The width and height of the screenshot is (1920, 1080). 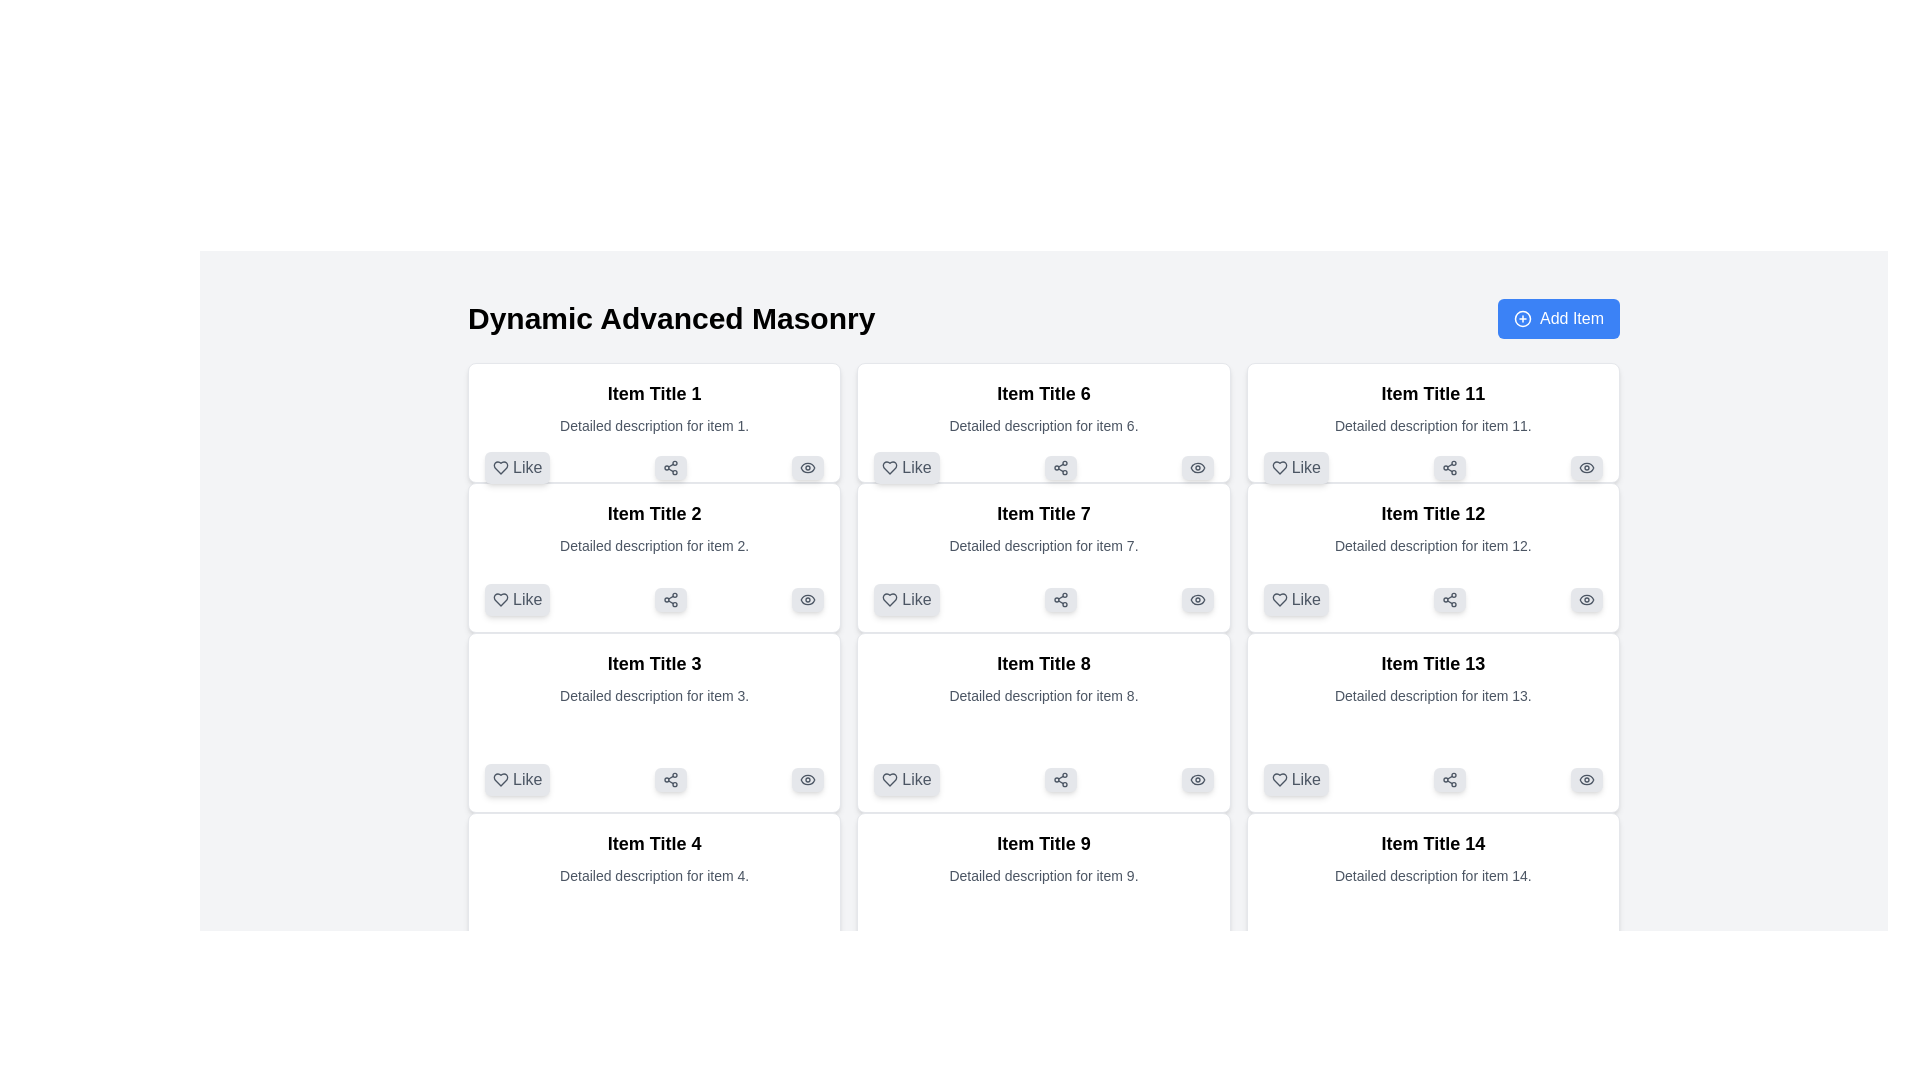 What do you see at coordinates (1197, 778) in the screenshot?
I see `the eye icon button, which is the third button in a horizontal row on the right side of the card titled 'Item Title 8'` at bounding box center [1197, 778].